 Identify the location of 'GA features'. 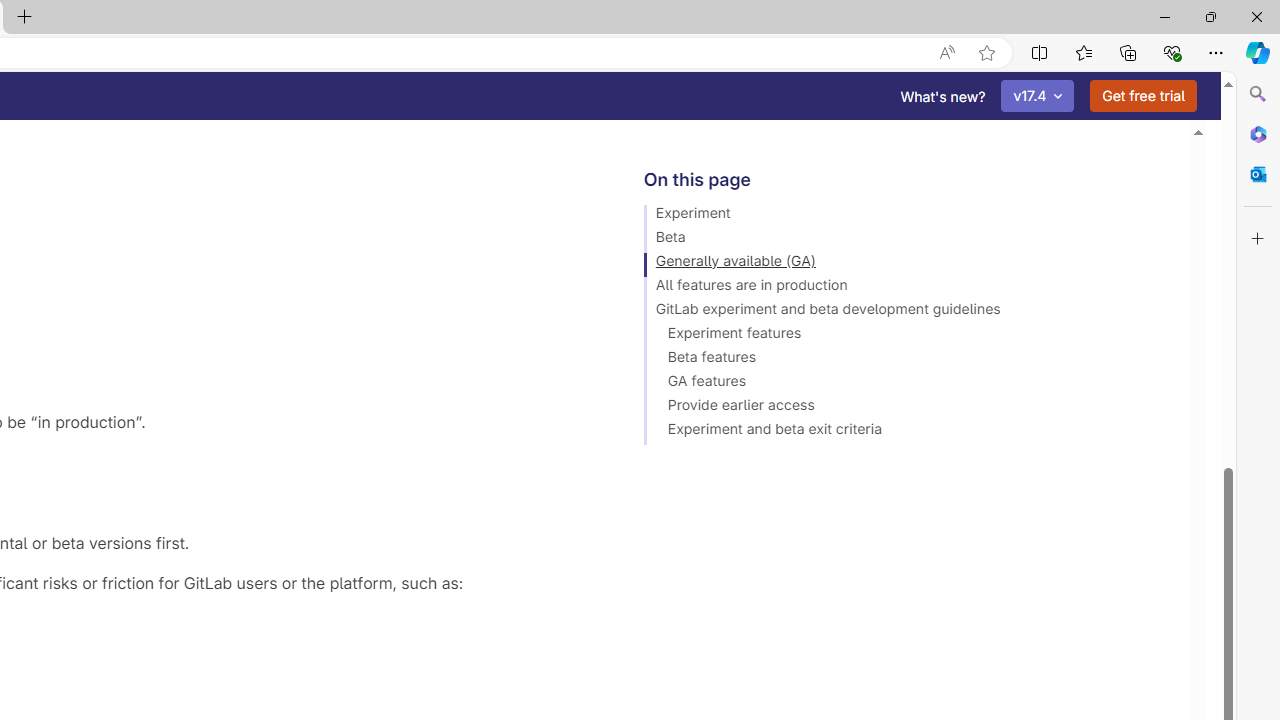
(907, 384).